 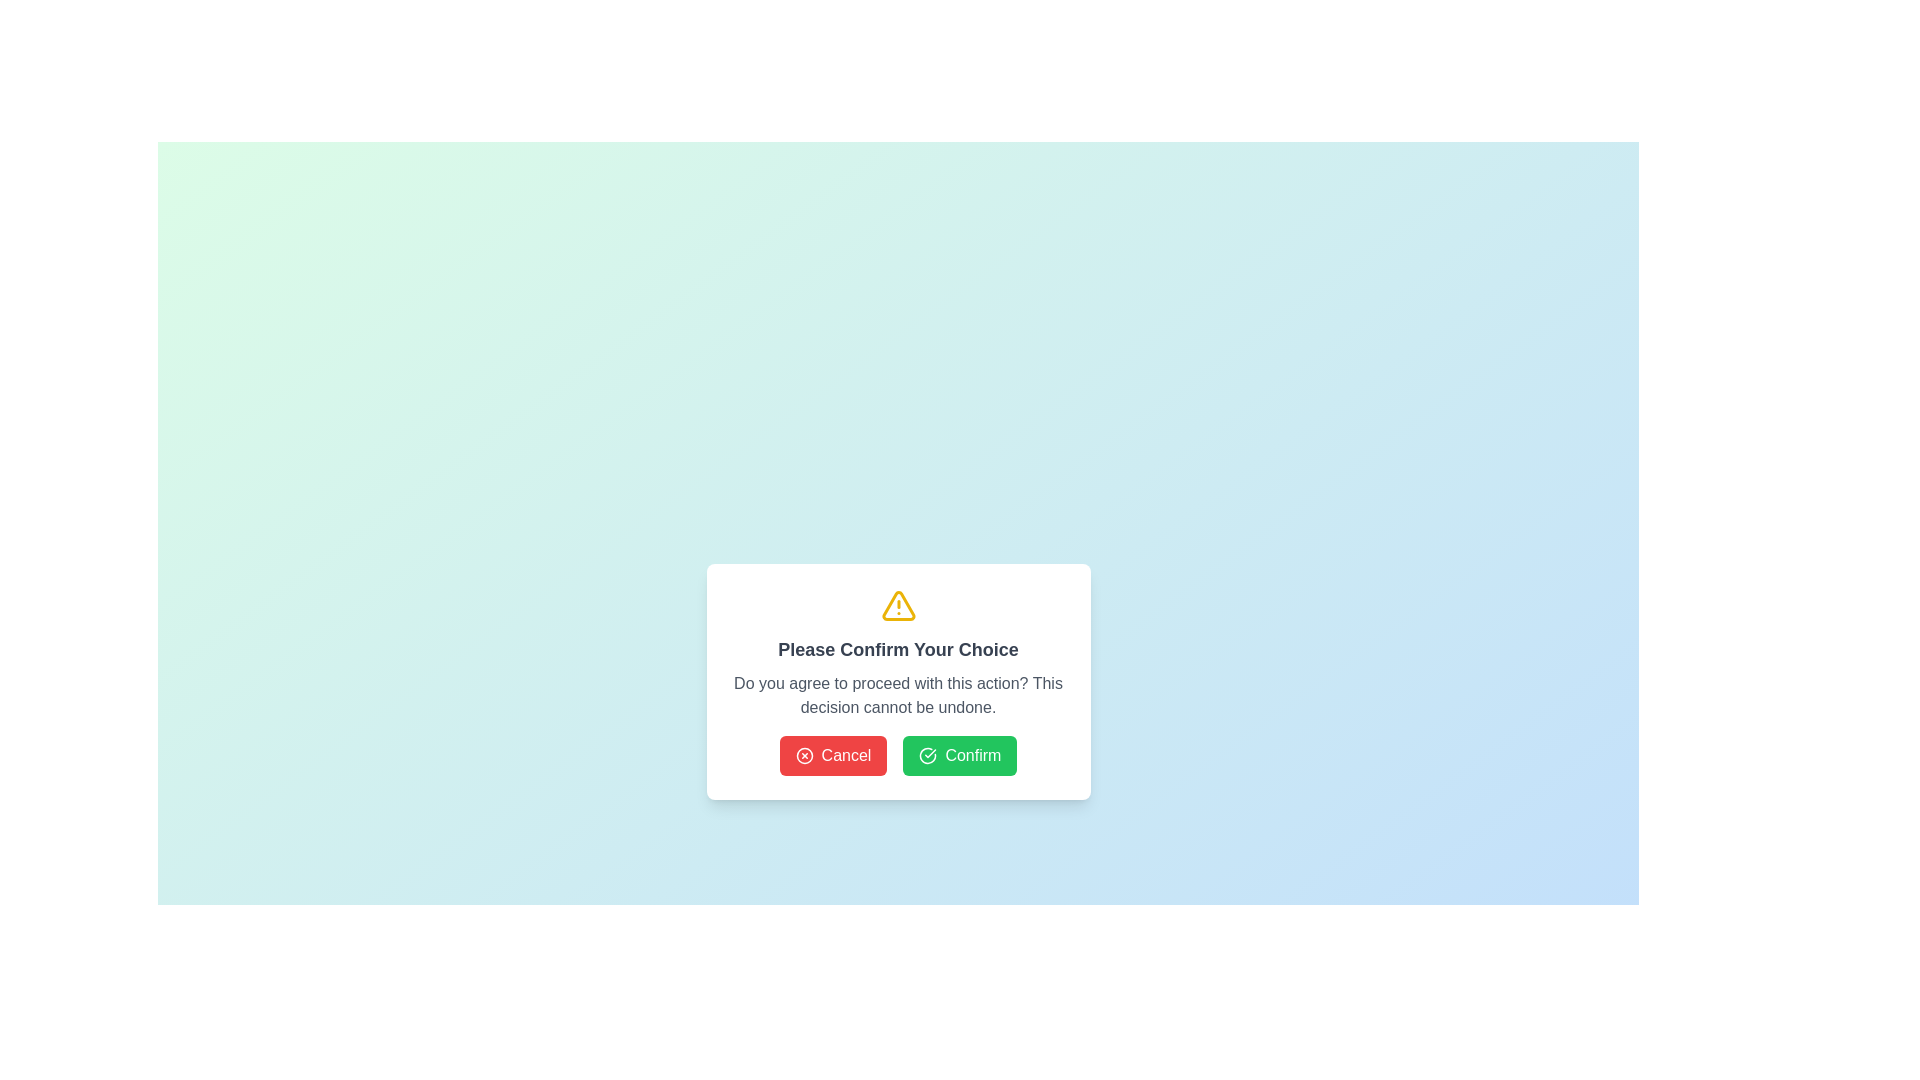 I want to click on textual content that states 'Do you agree to proceed with this action? This decision cannot be undone.' which is located in the center of the confirmation dialog box below the title 'Please Confirm Your Choice', so click(x=897, y=694).